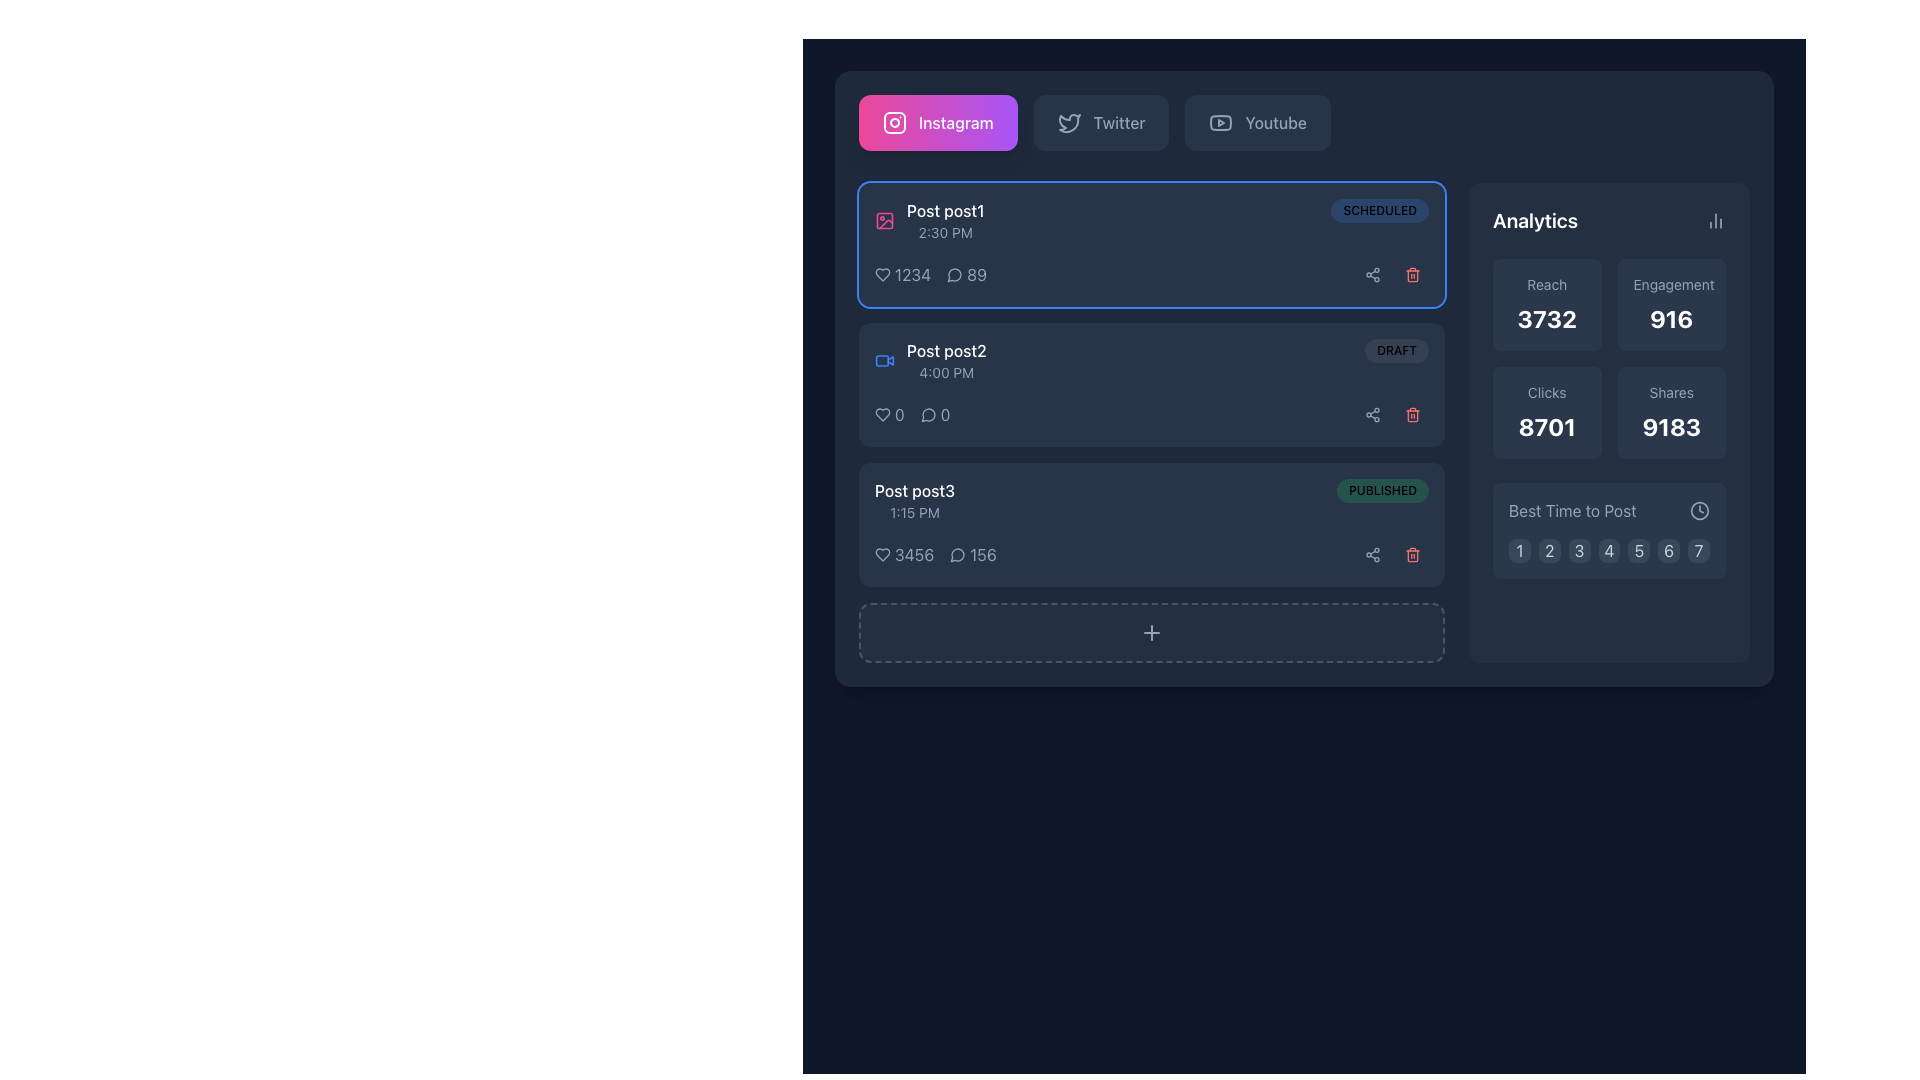  What do you see at coordinates (945, 361) in the screenshot?
I see `the text display element that shows the title 'Post post2' and the time '4:00 PM', which is located between 'Post post1' and 'Post post3'` at bounding box center [945, 361].